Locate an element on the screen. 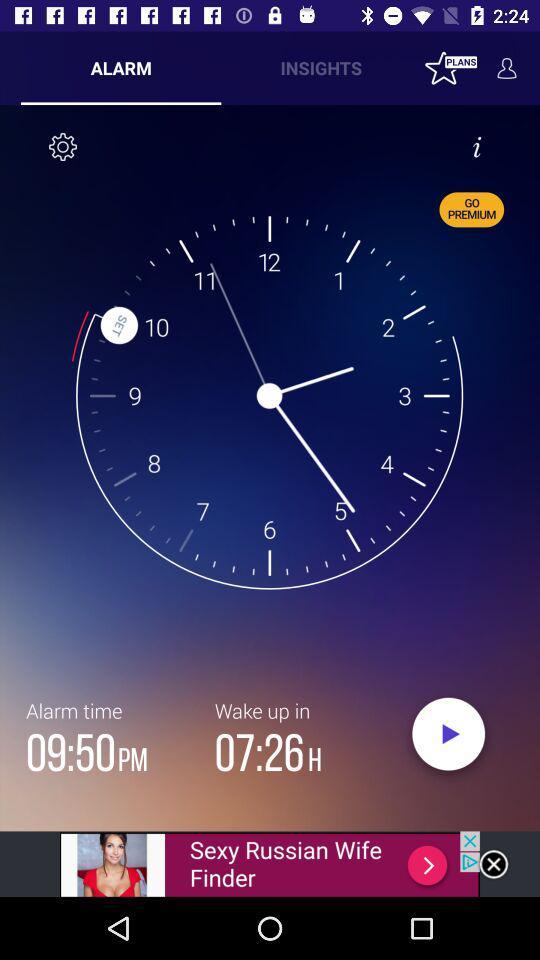  colse is located at coordinates (492, 863).